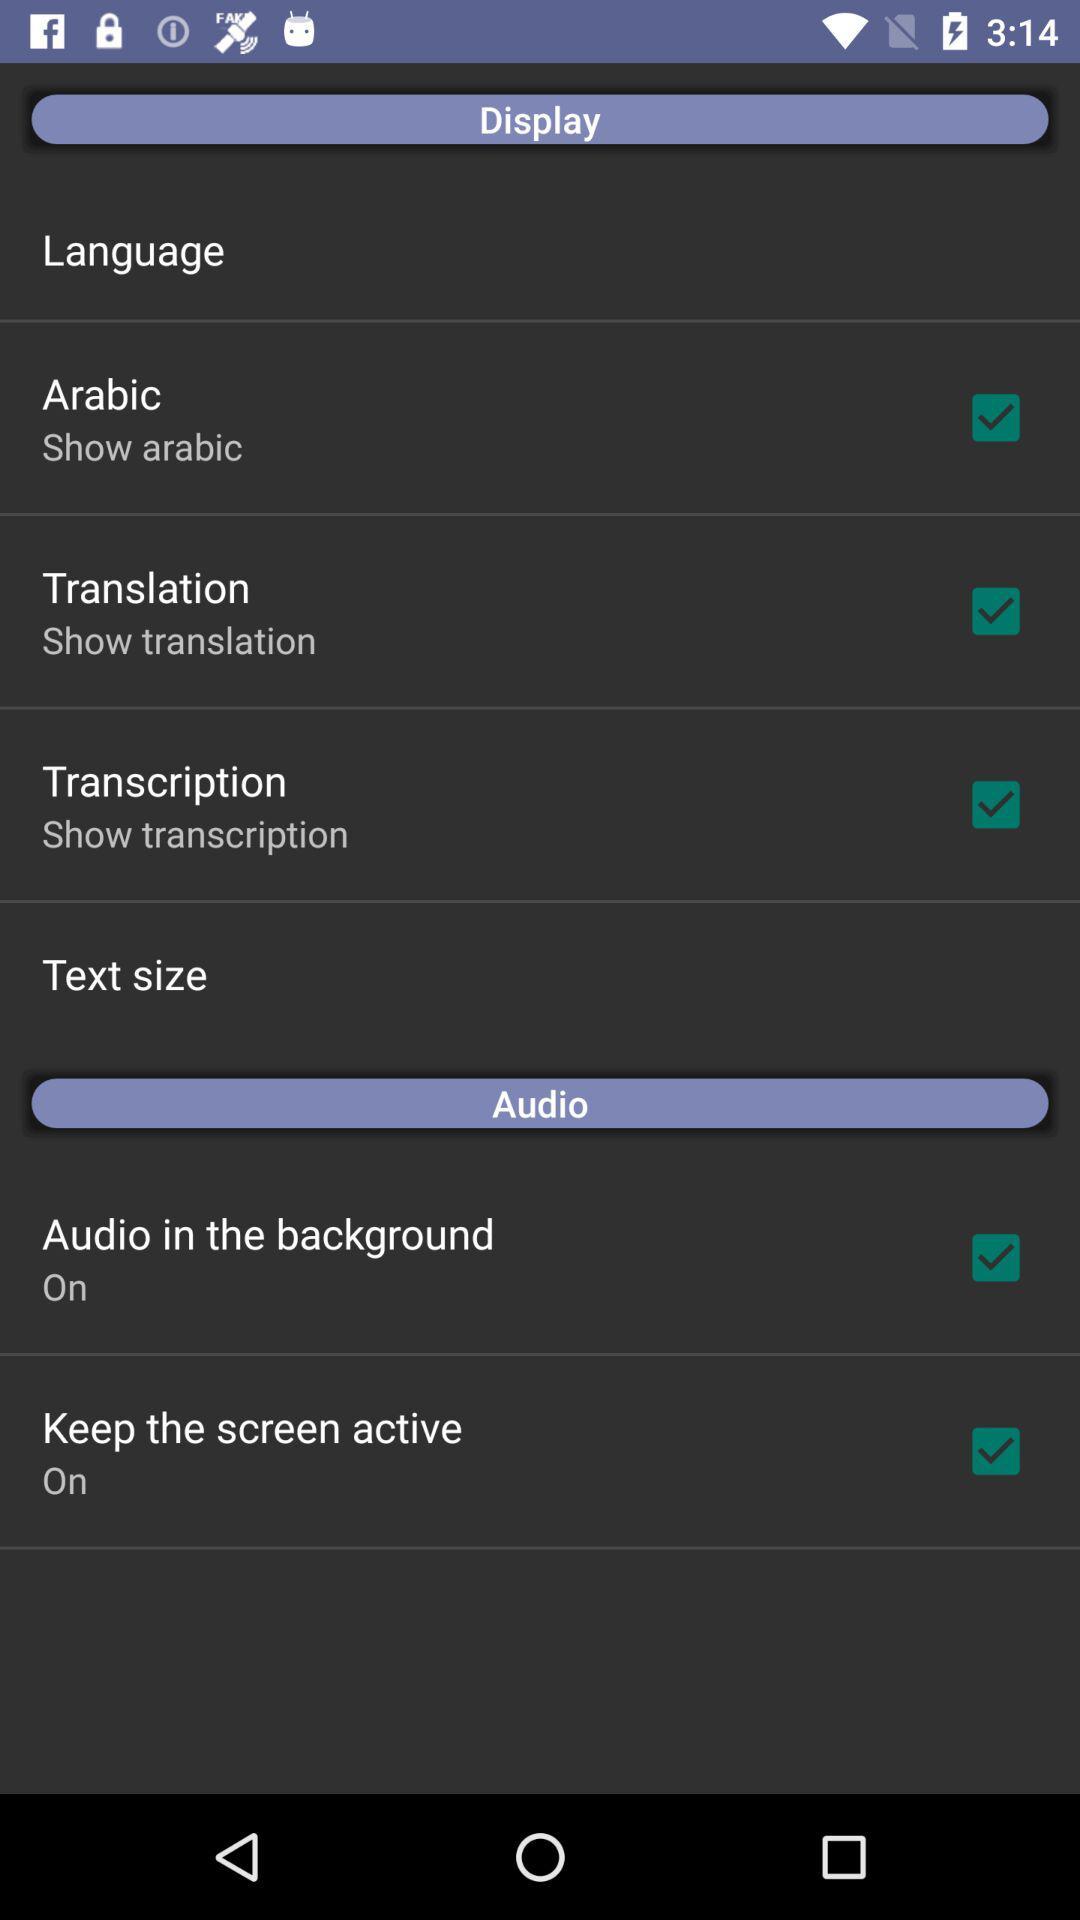 The width and height of the screenshot is (1080, 1920). What do you see at coordinates (178, 638) in the screenshot?
I see `the show translation` at bounding box center [178, 638].